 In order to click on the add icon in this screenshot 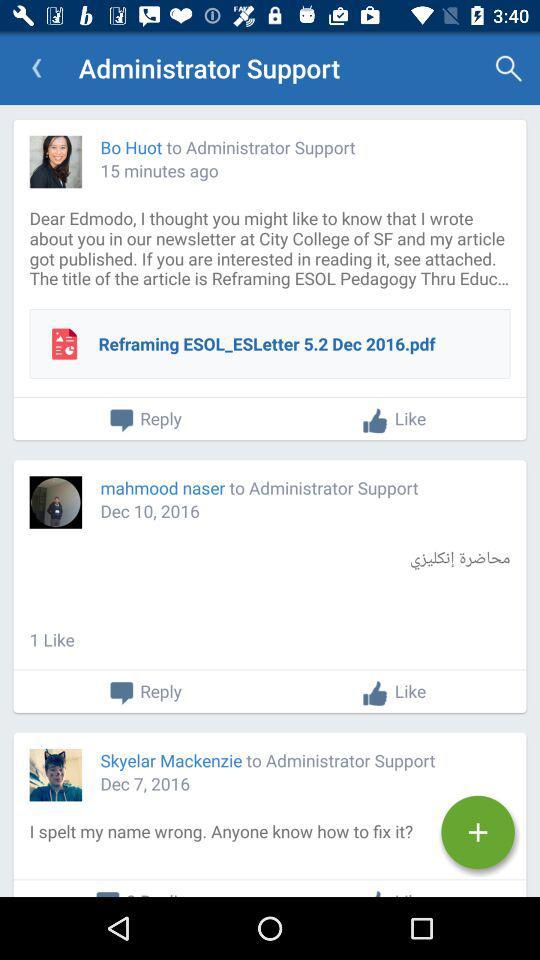, I will do `click(477, 832)`.